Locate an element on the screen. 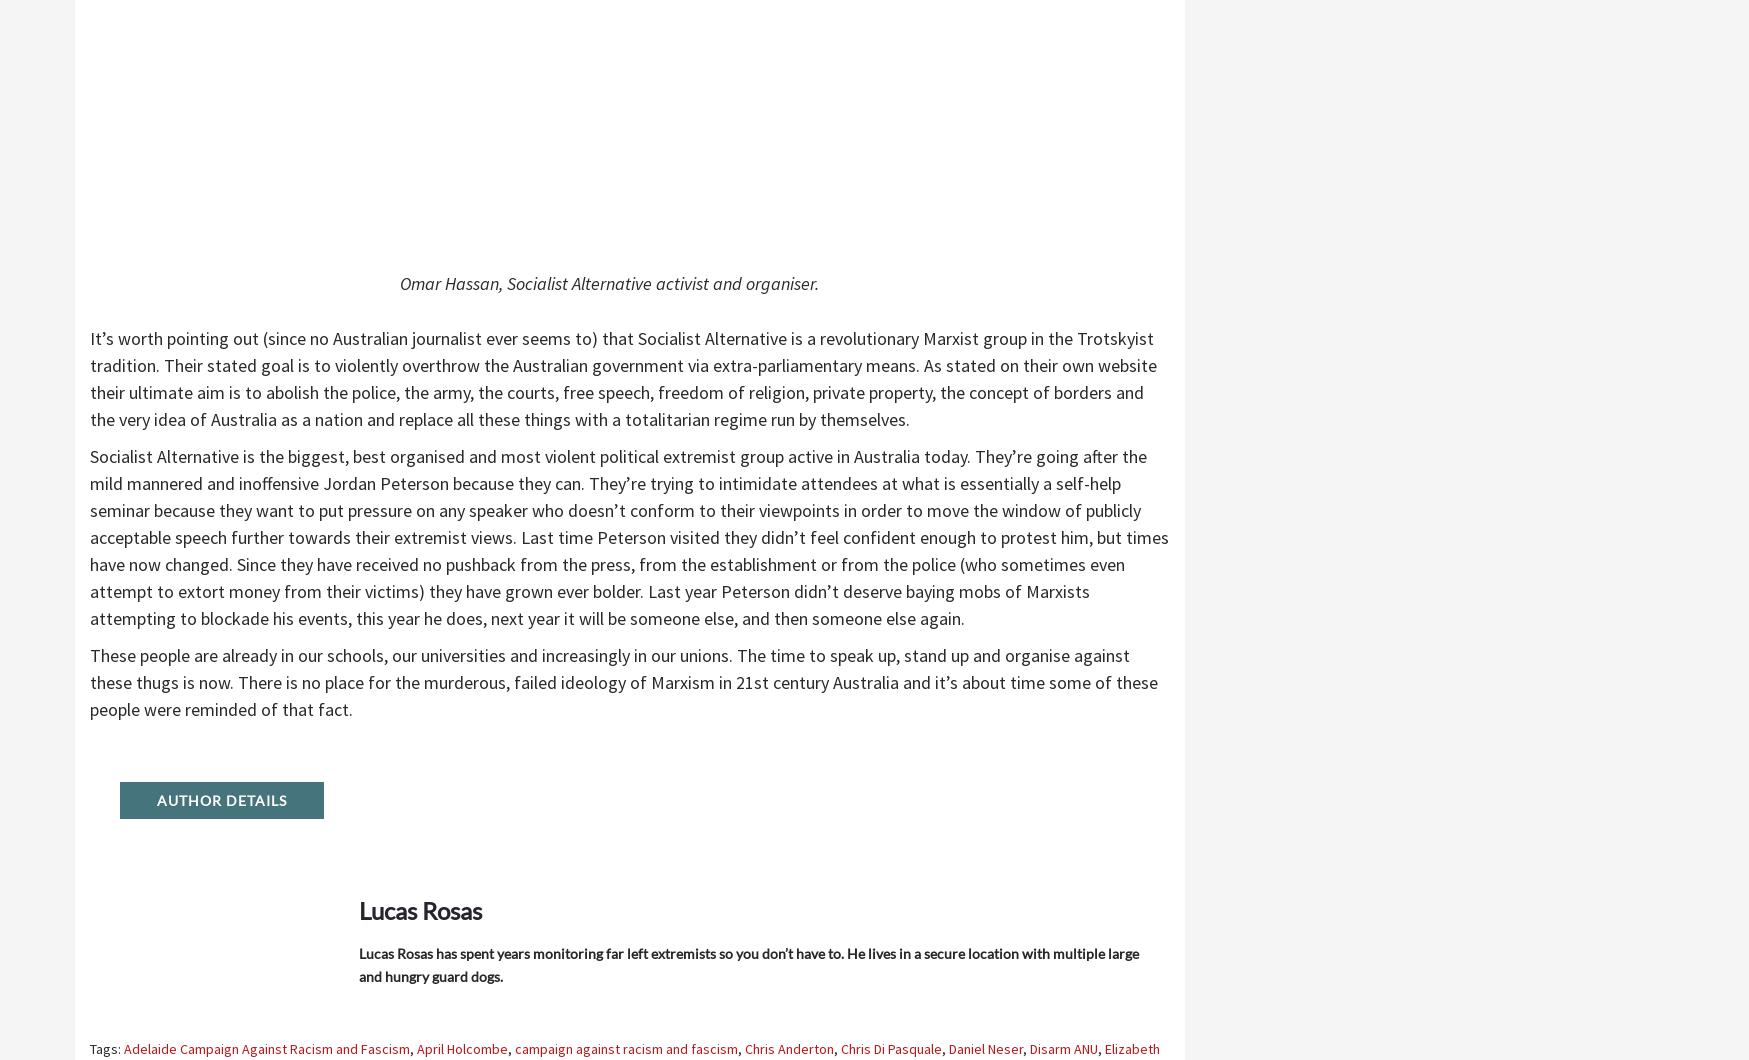 The width and height of the screenshot is (1749, 1060). 'Omar Hassan, Socialist Alternative activist and organiser.' is located at coordinates (608, 283).